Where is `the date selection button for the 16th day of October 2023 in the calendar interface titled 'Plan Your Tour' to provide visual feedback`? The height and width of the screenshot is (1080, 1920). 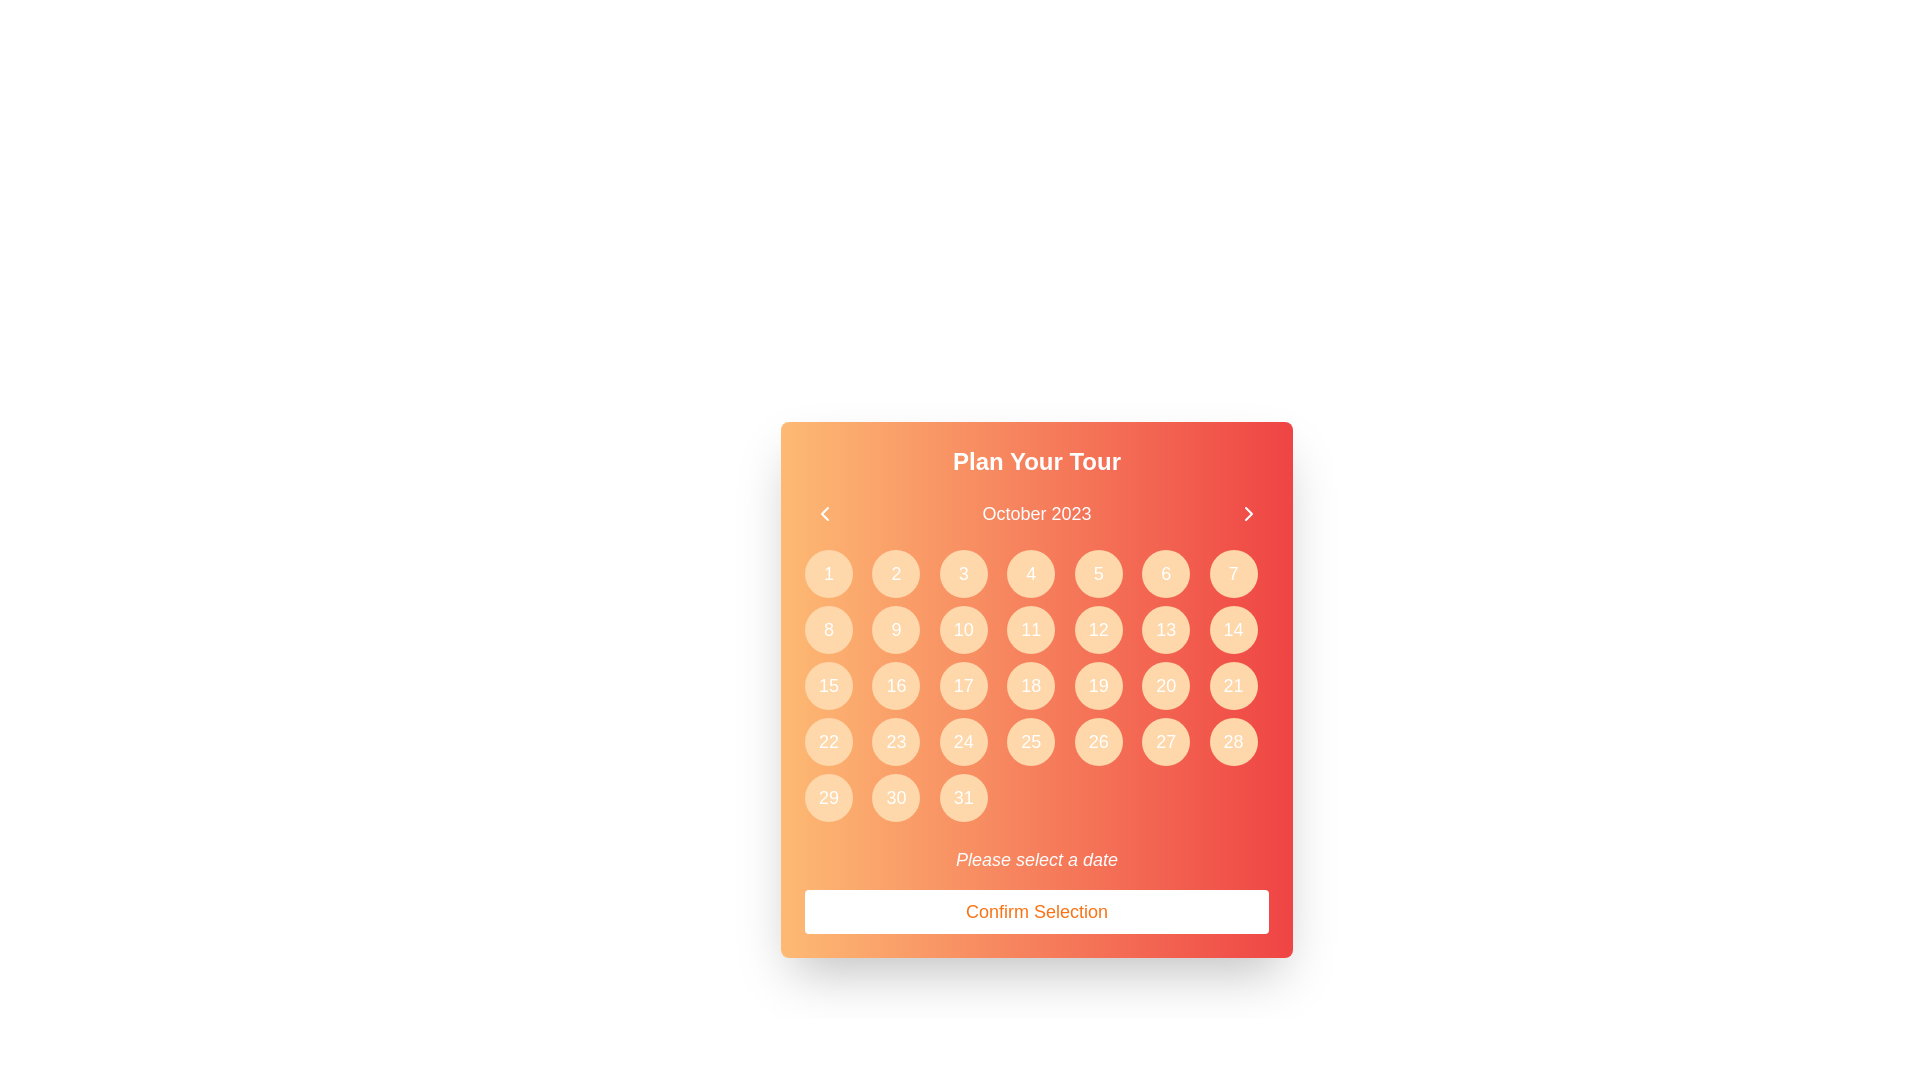 the date selection button for the 16th day of October 2023 in the calendar interface titled 'Plan Your Tour' to provide visual feedback is located at coordinates (895, 685).